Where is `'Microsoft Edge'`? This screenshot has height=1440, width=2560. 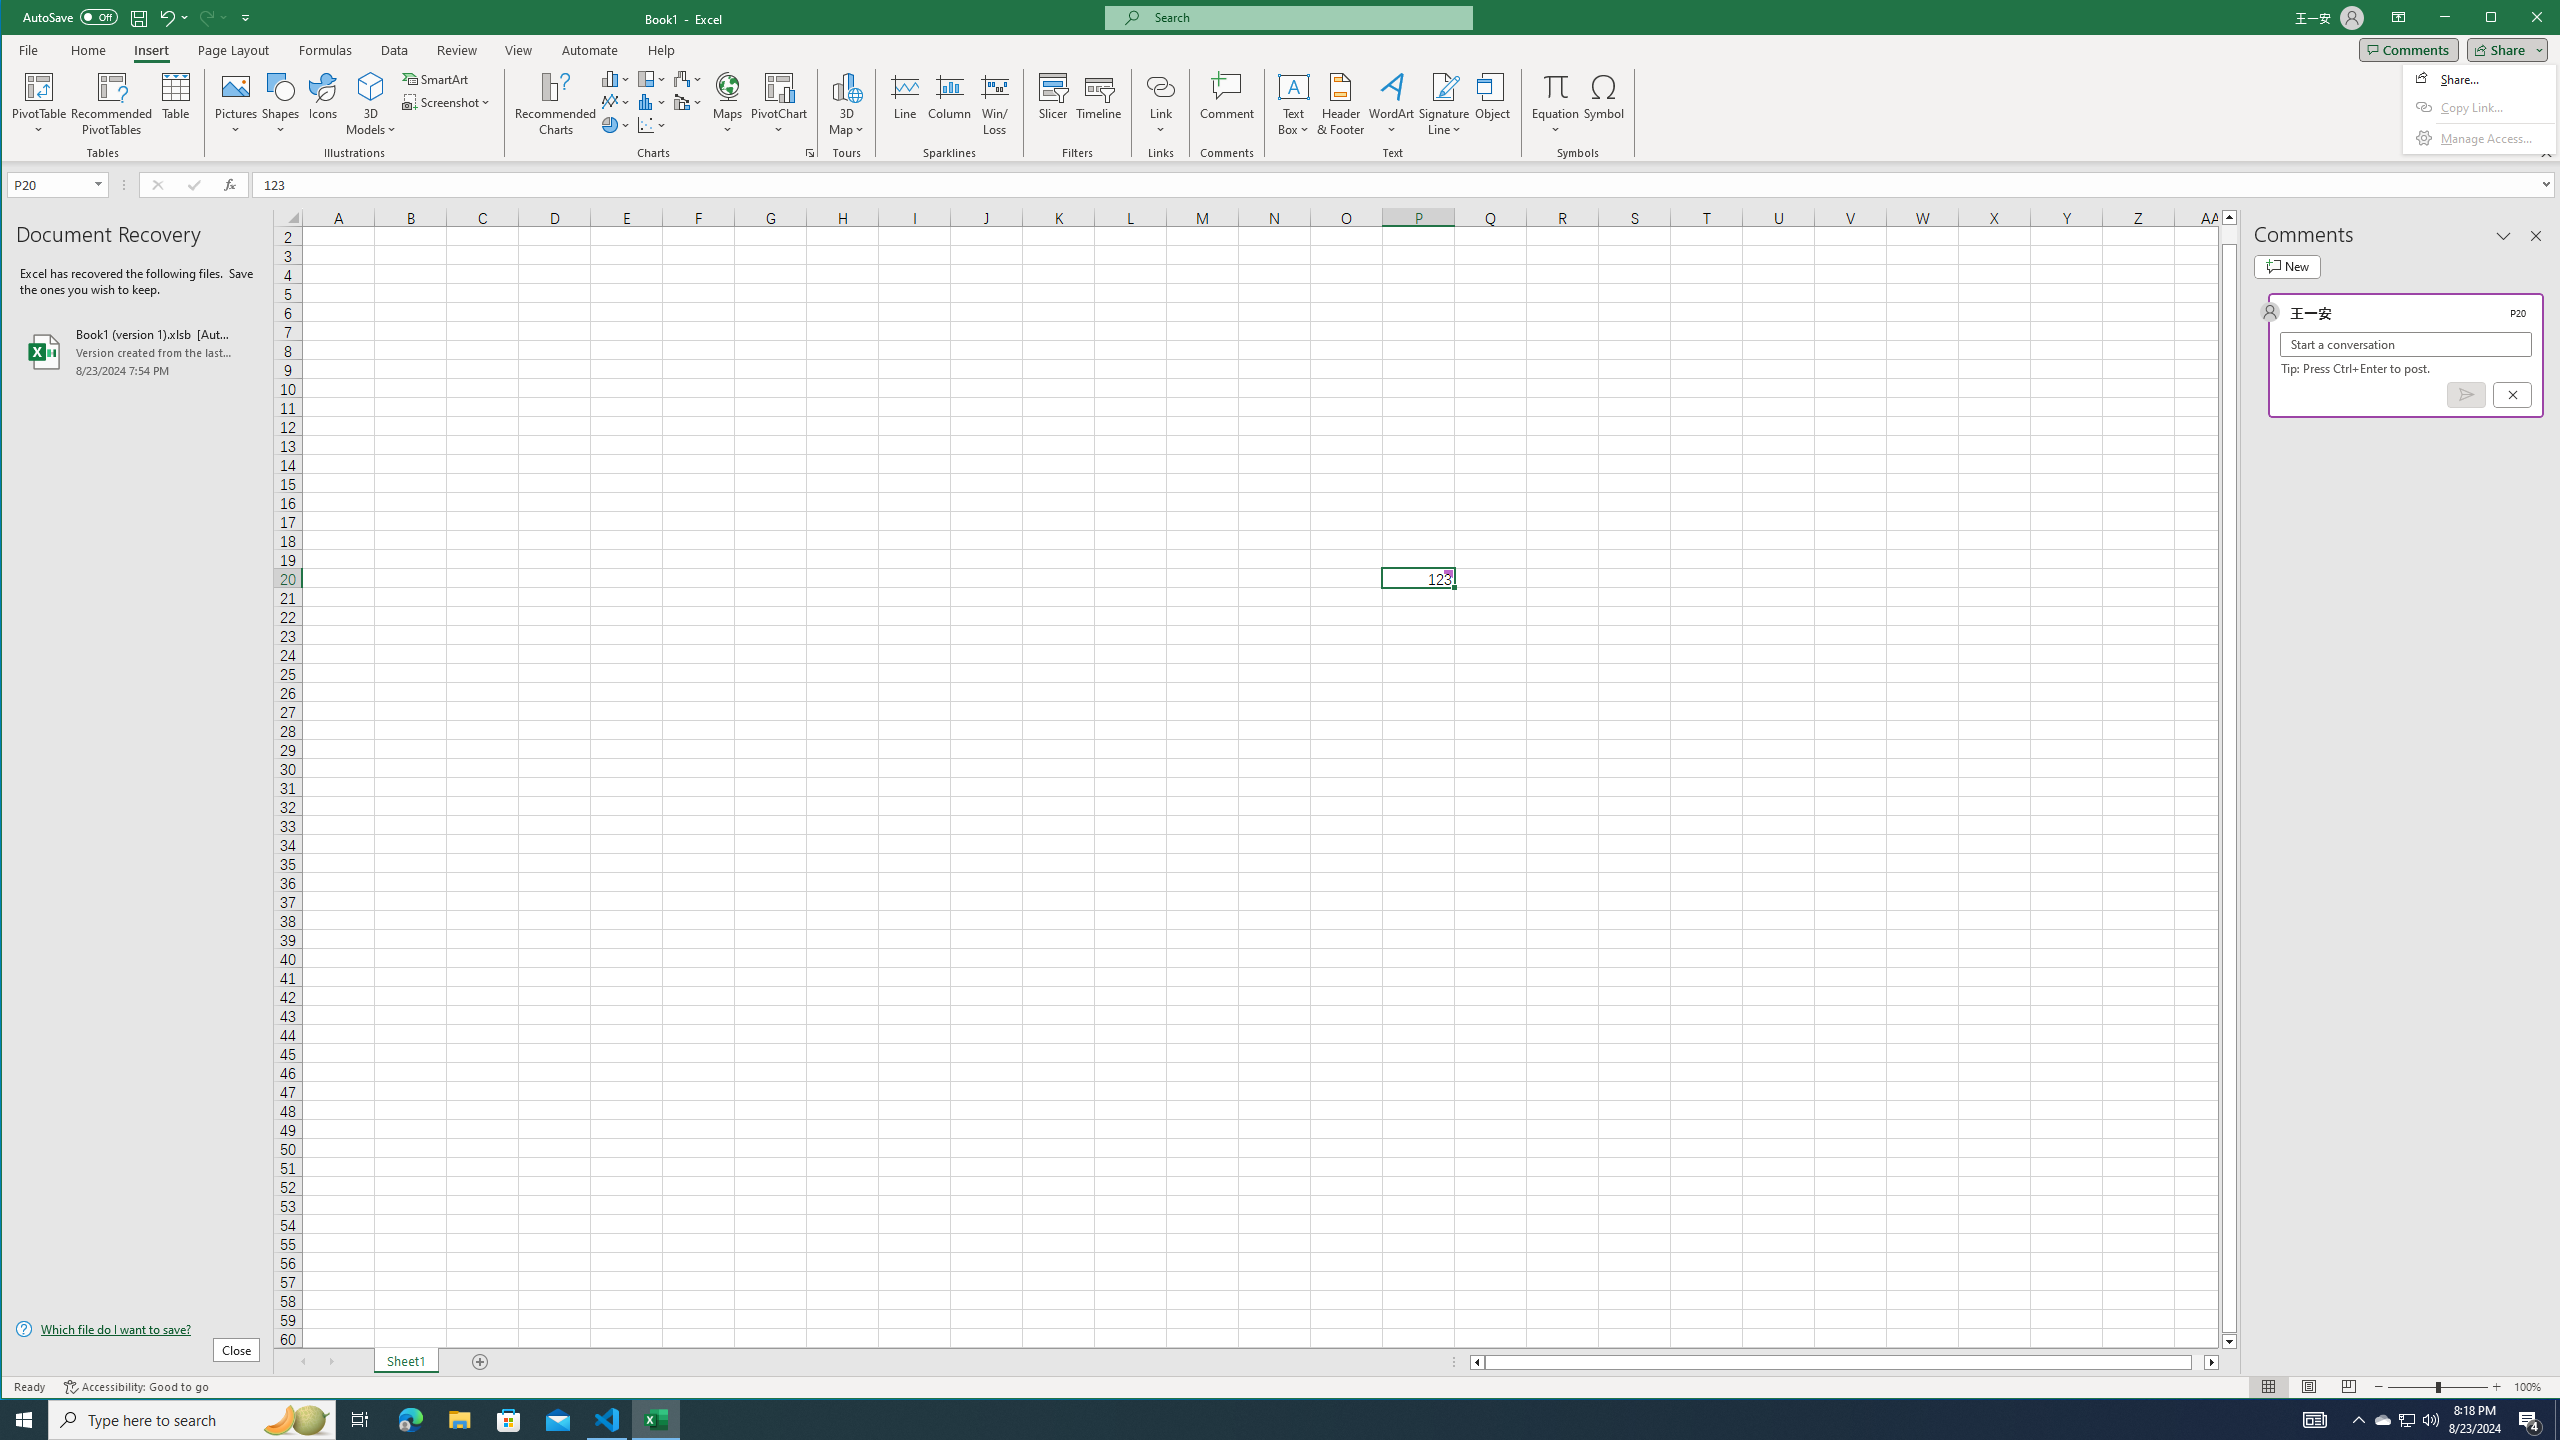
'Microsoft Edge' is located at coordinates (409, 1418).